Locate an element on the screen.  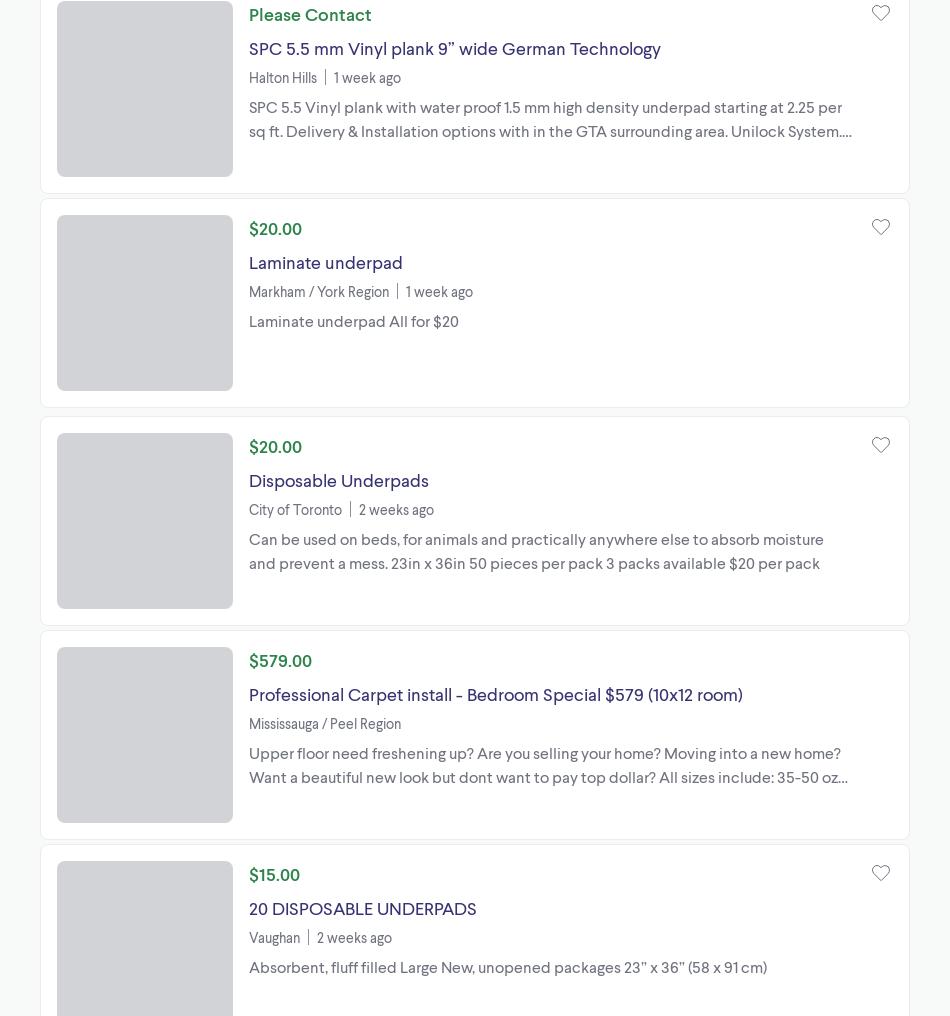
'Please Contact' is located at coordinates (309, 12).